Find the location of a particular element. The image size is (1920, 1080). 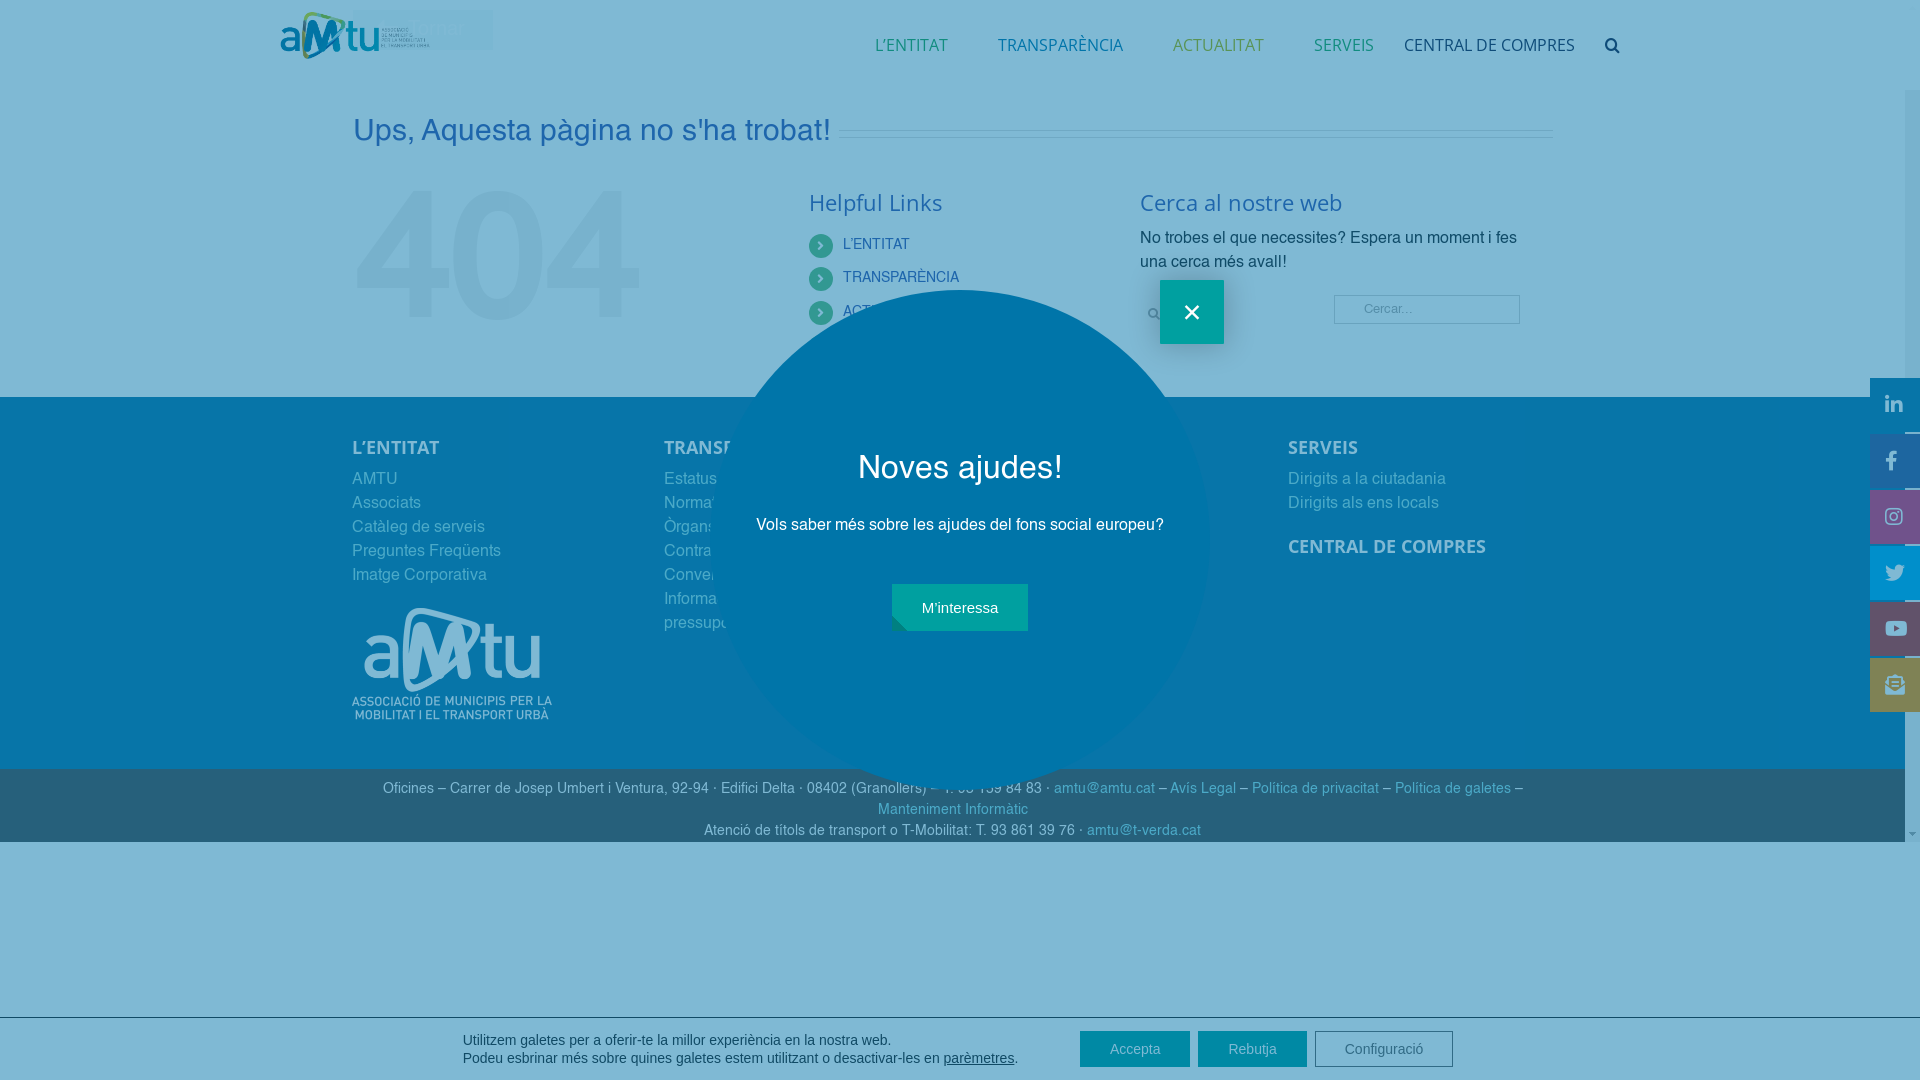

'Associats' is located at coordinates (386, 503).